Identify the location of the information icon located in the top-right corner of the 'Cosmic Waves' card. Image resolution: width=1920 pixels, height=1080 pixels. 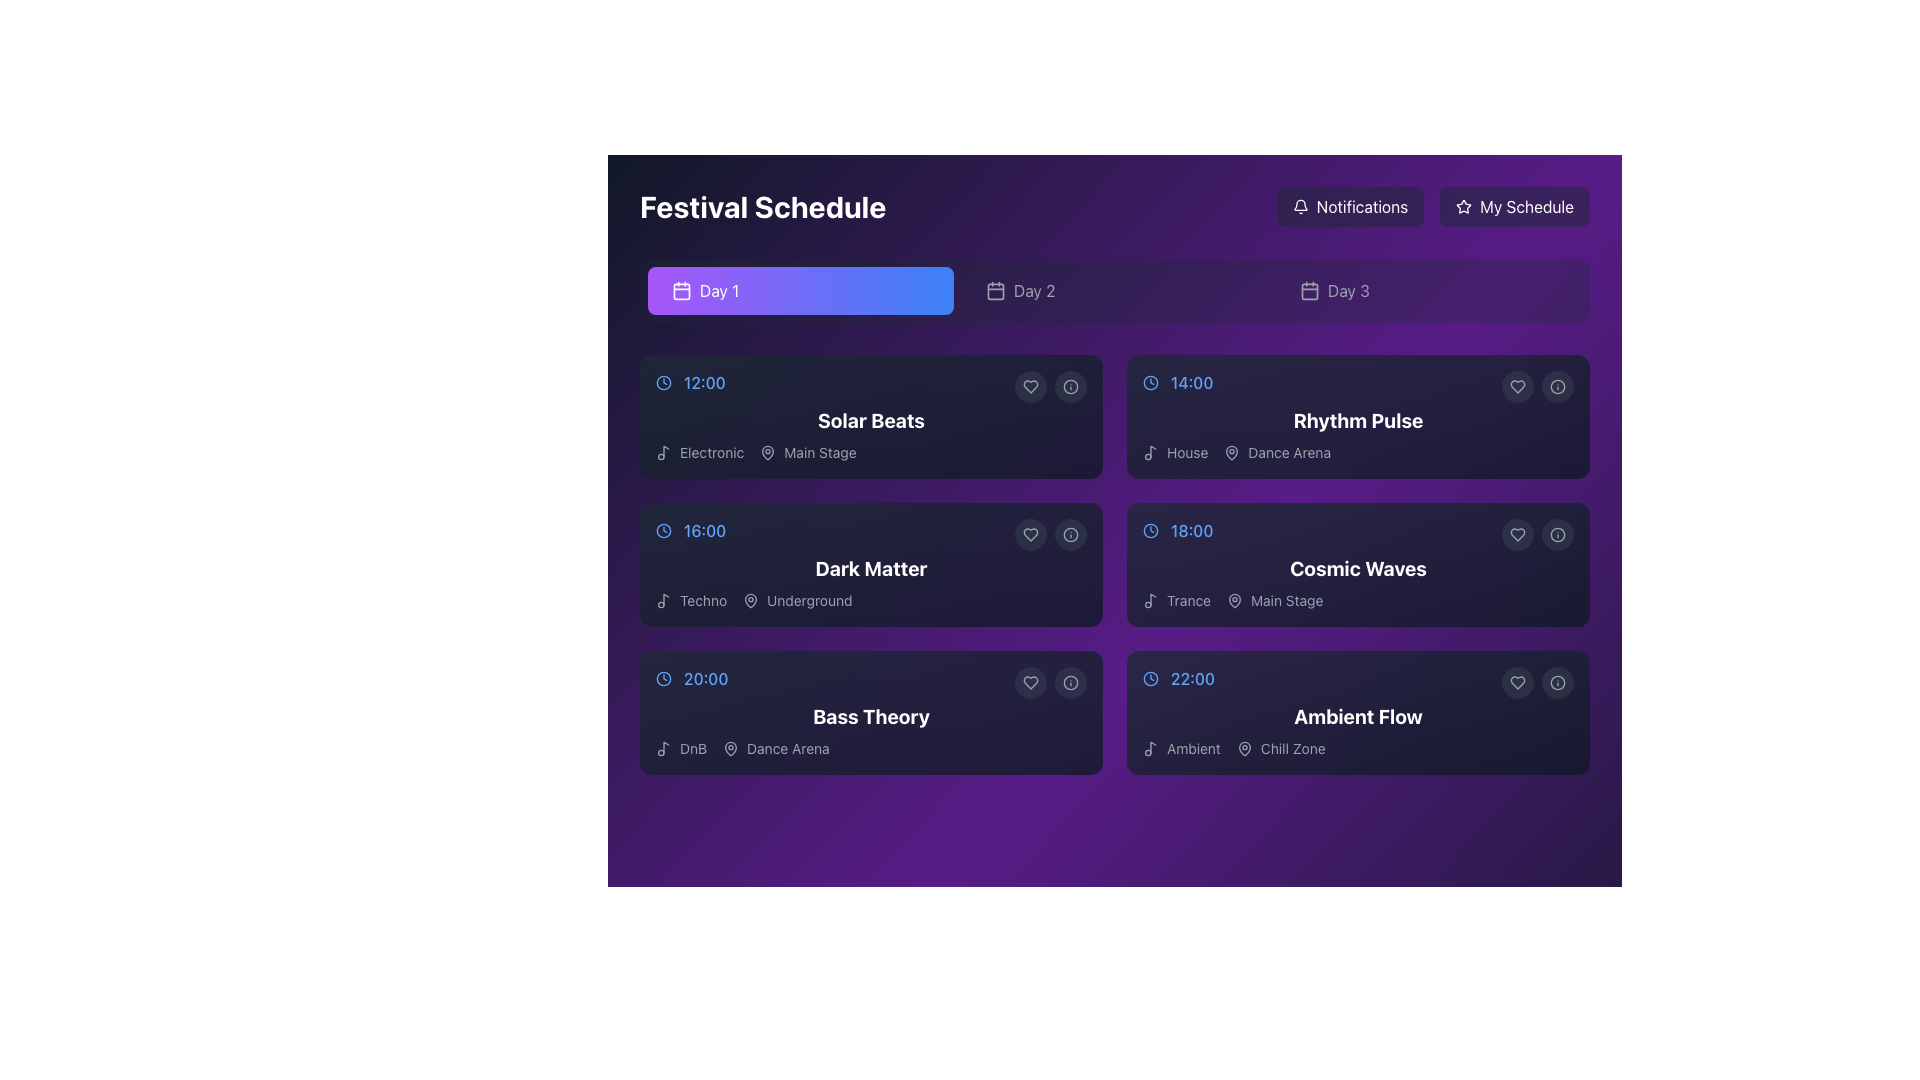
(1557, 534).